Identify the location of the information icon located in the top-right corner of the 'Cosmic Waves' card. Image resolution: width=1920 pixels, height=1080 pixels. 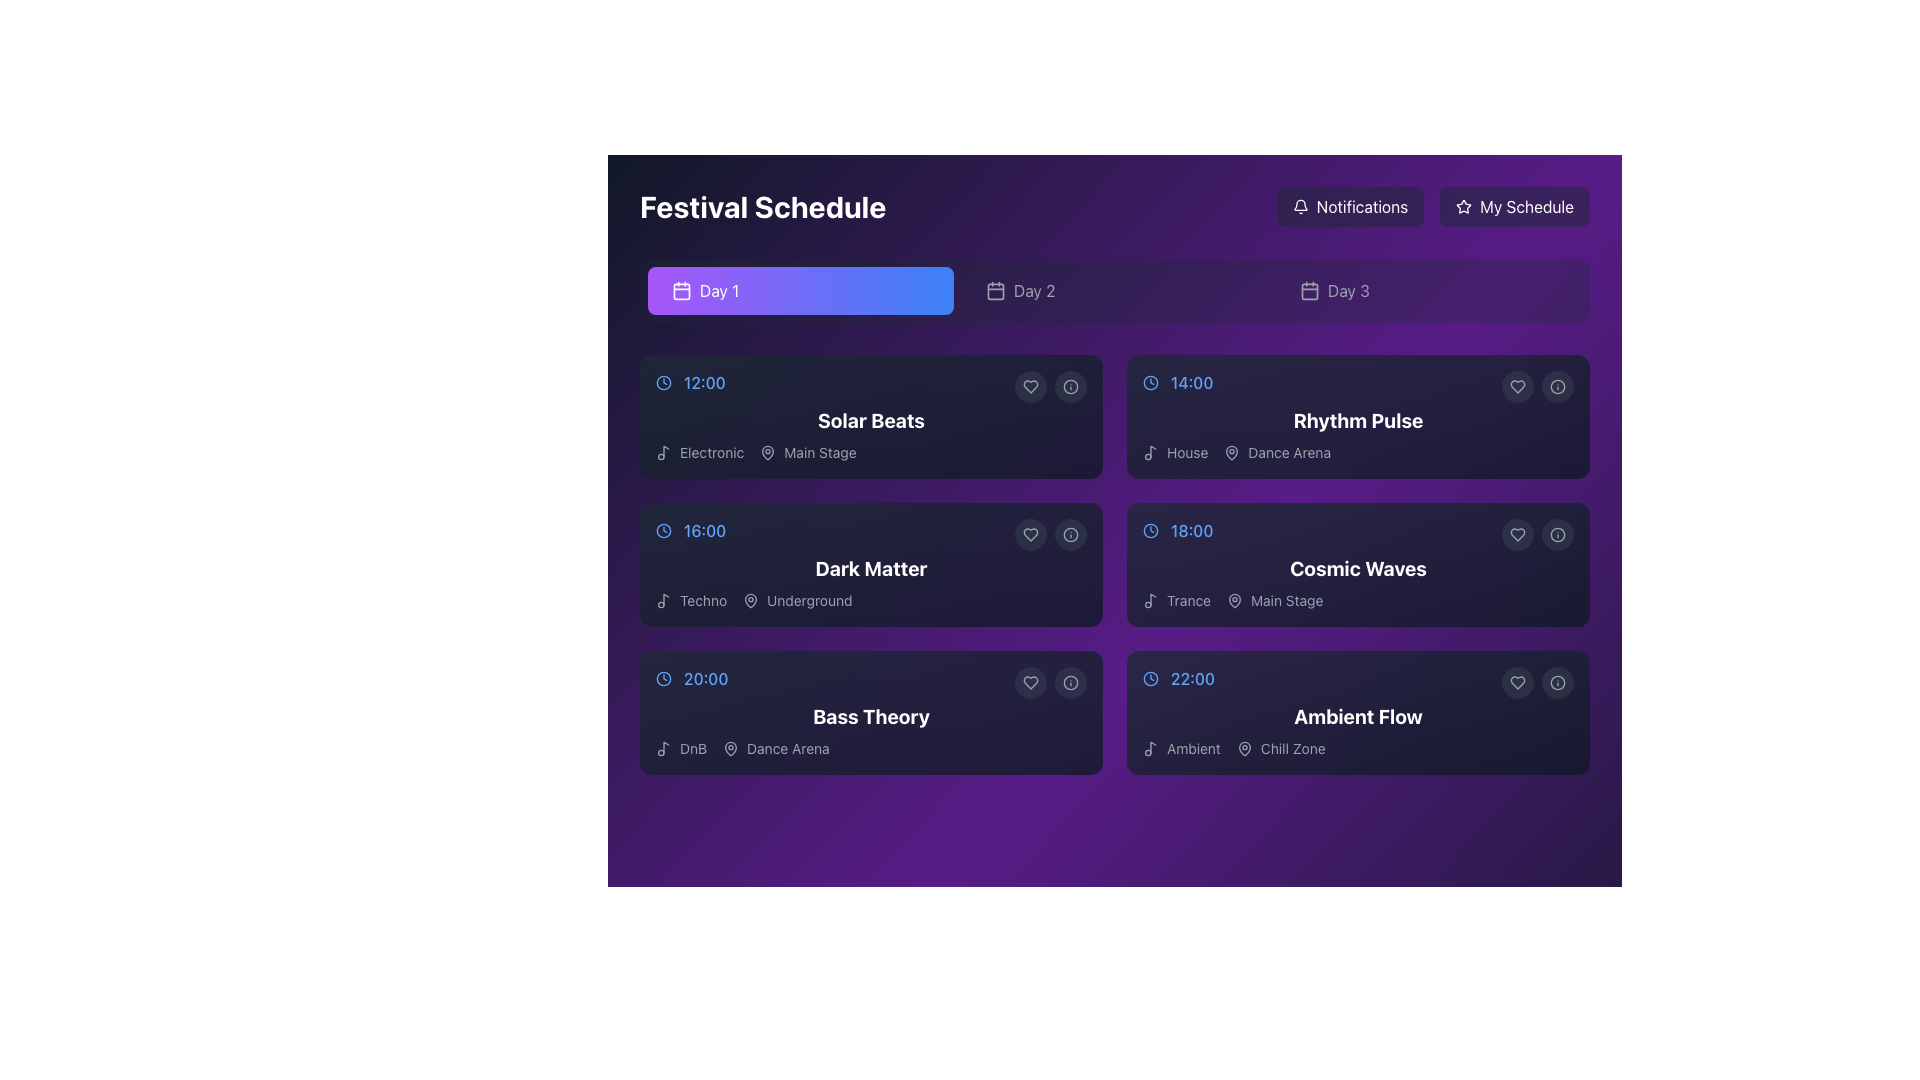
(1557, 534).